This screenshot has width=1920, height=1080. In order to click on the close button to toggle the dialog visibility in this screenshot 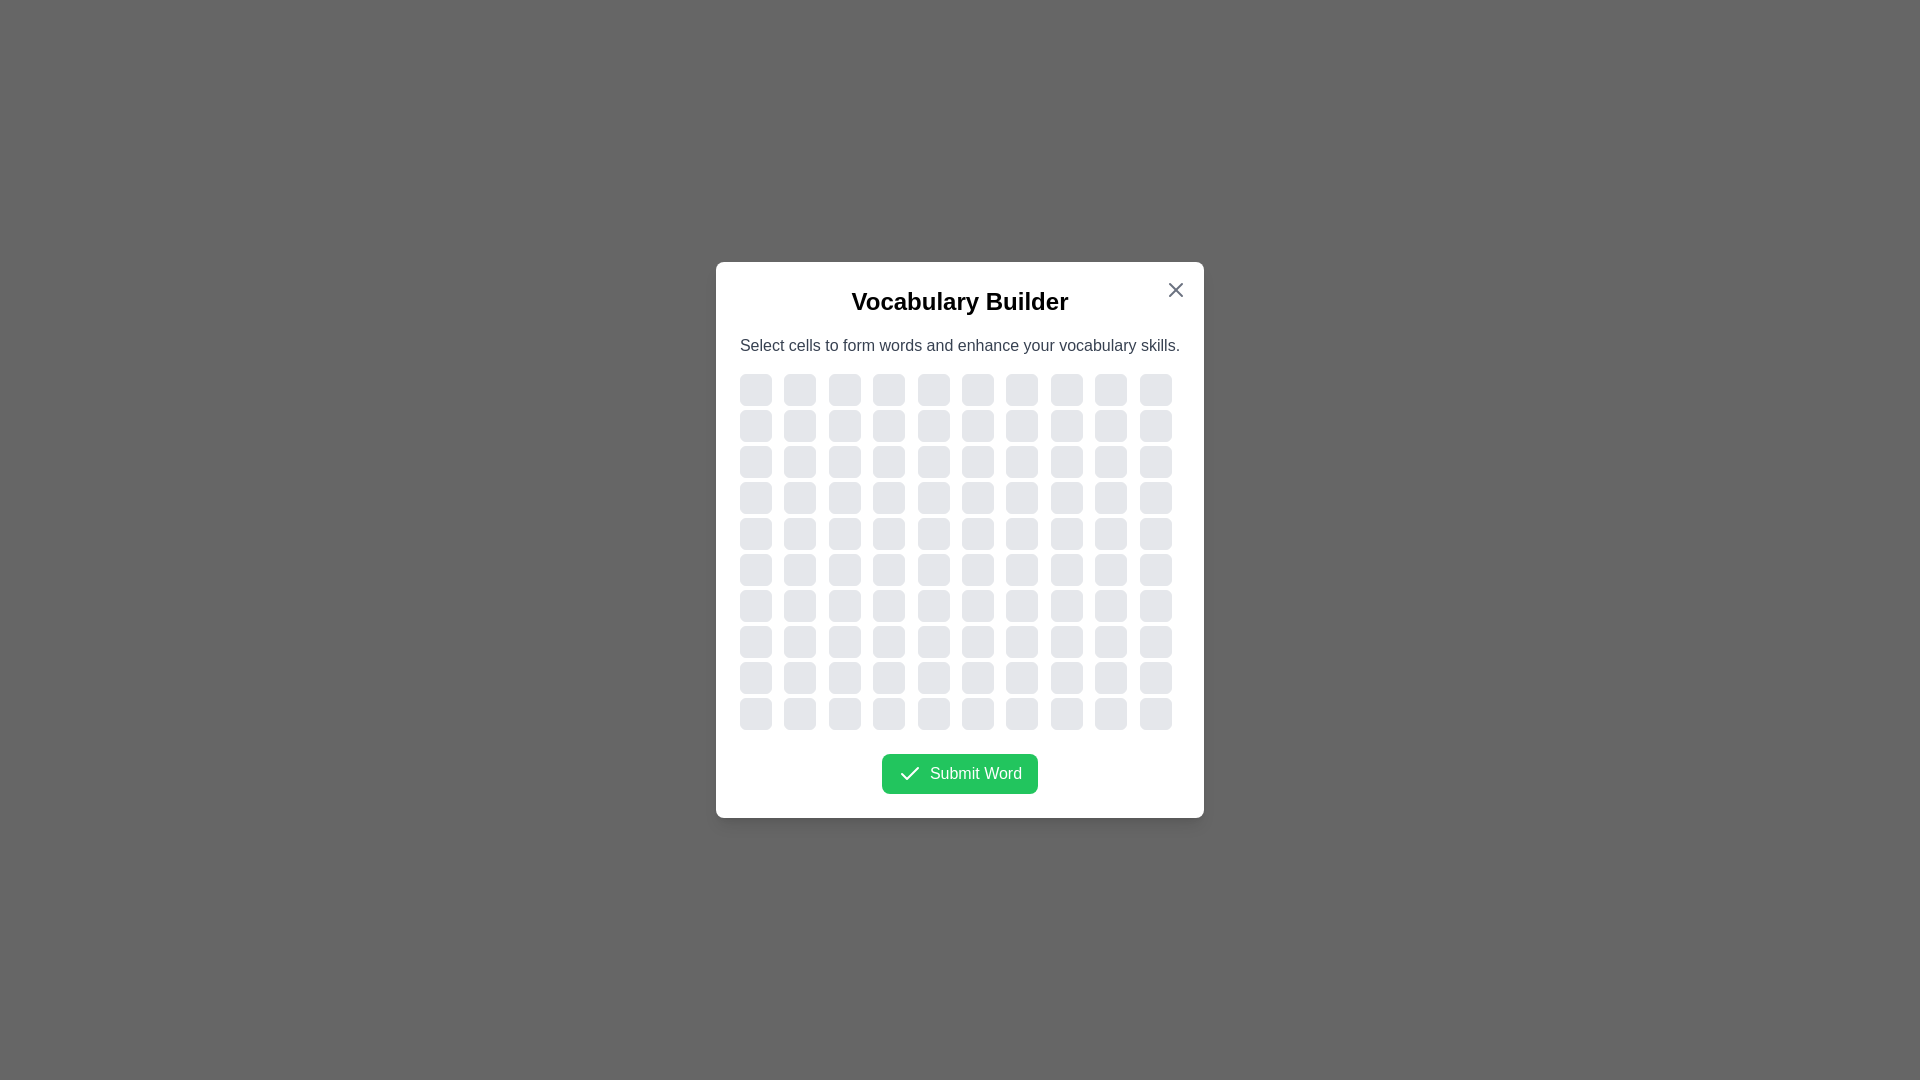, I will do `click(1176, 289)`.